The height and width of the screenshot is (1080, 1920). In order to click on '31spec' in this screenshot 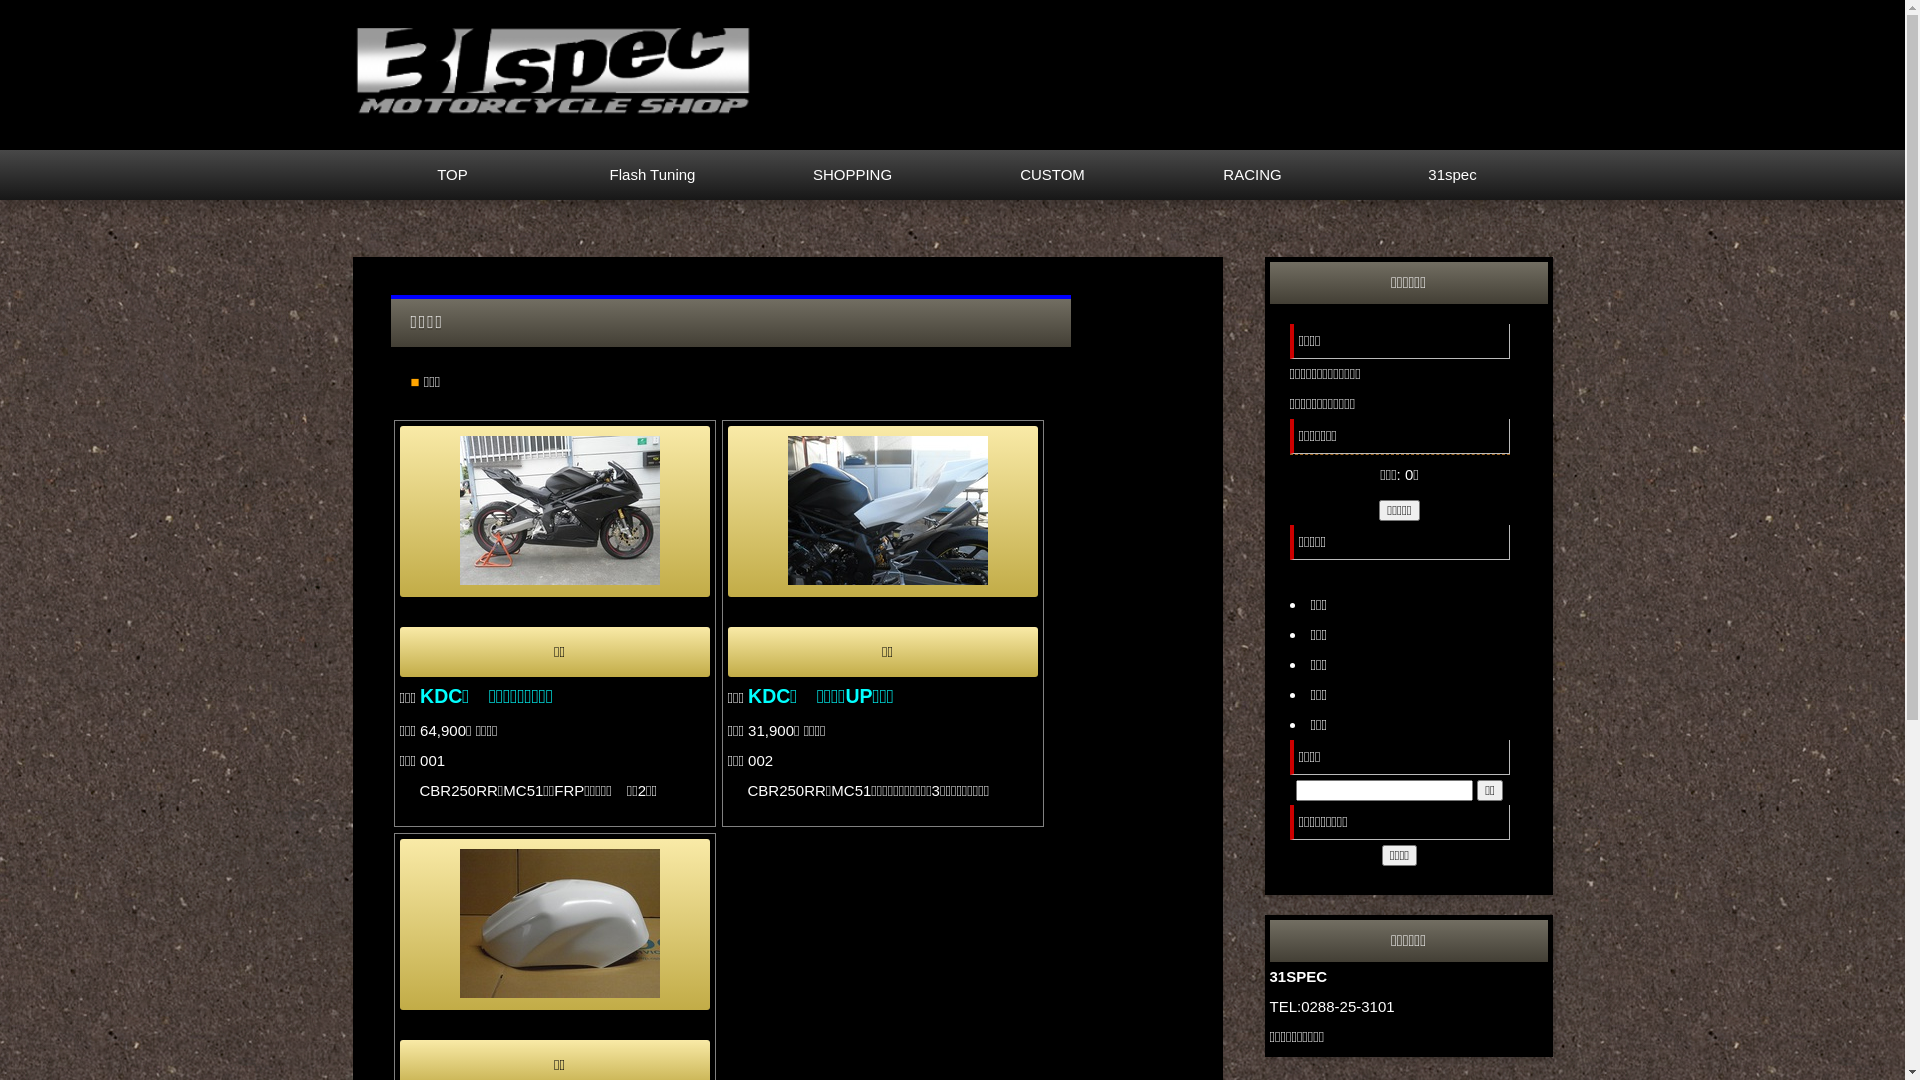, I will do `click(1452, 173)`.